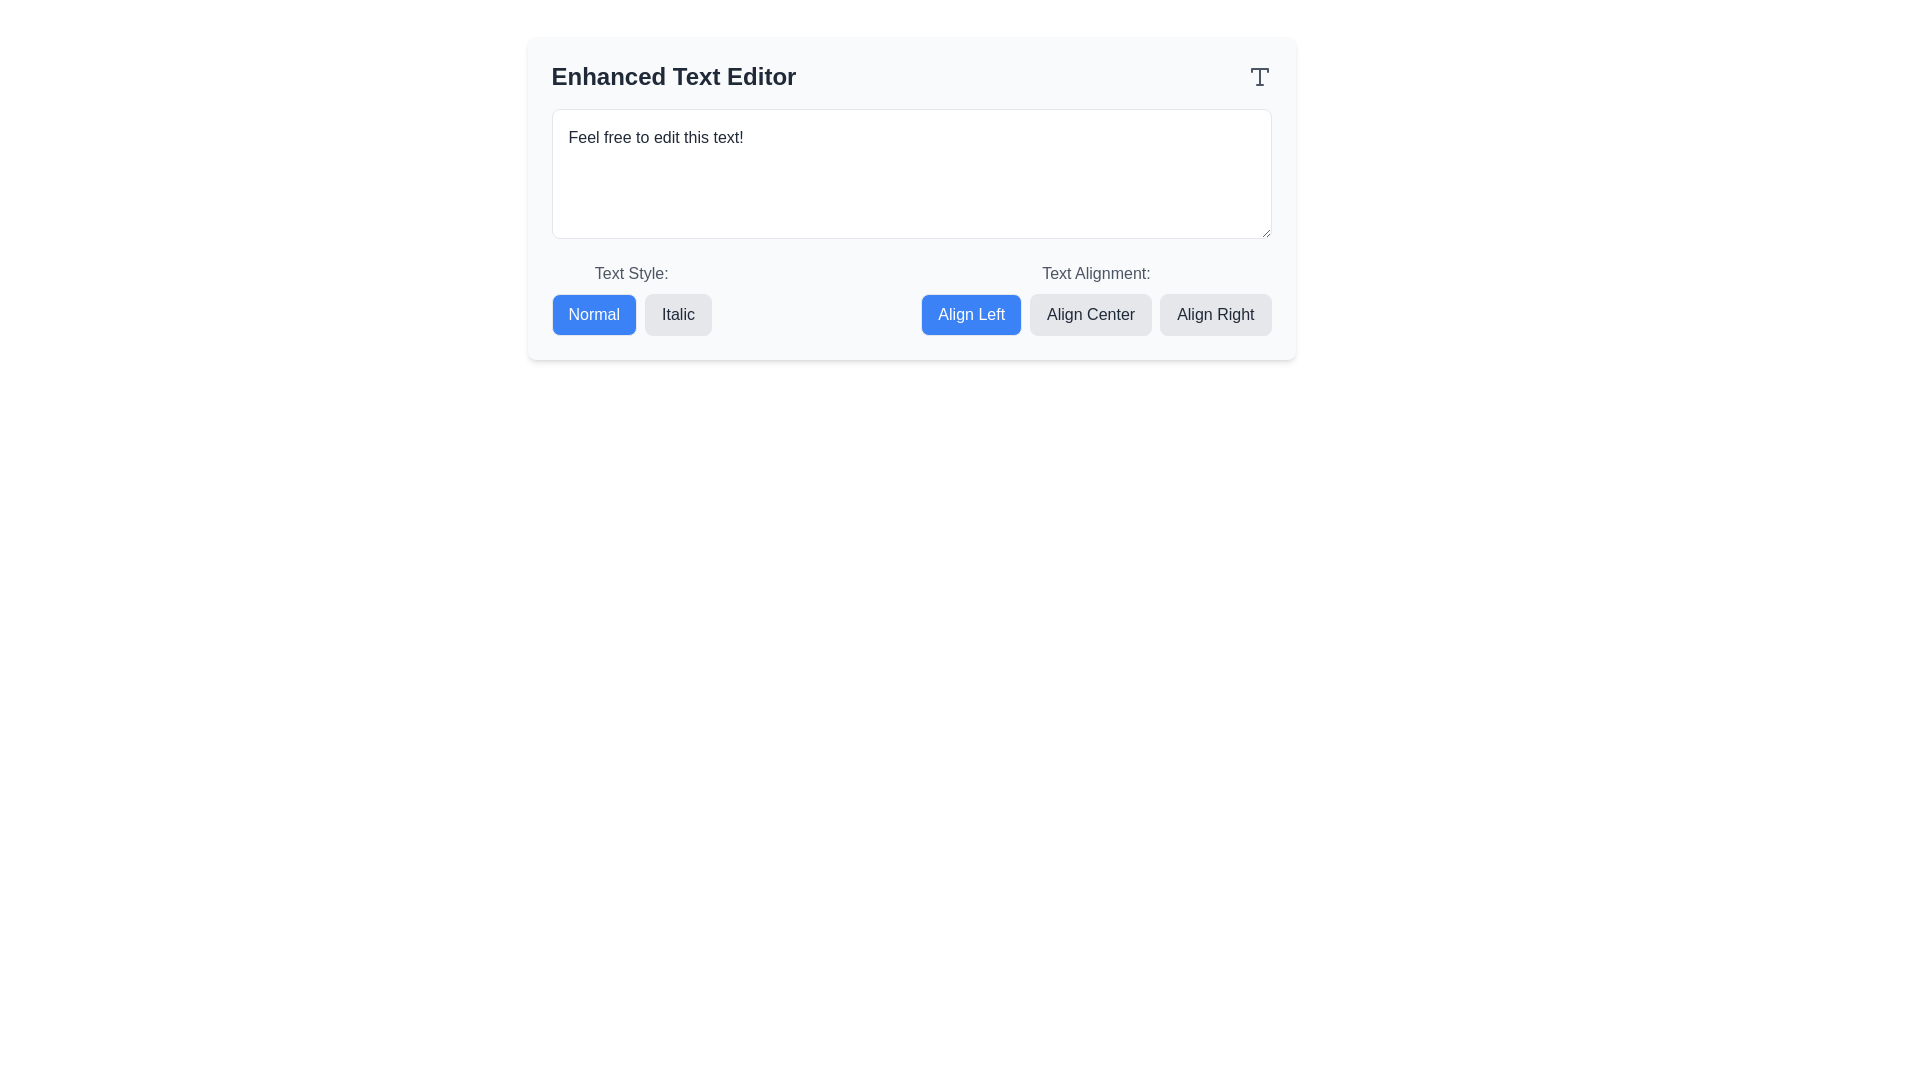 The height and width of the screenshot is (1080, 1920). What do you see at coordinates (1089, 315) in the screenshot?
I see `the center alignment button located between the 'Align Left' and 'Align Right' buttons in the 'Text Alignment' section of the text editor to set the text alignment to center` at bounding box center [1089, 315].